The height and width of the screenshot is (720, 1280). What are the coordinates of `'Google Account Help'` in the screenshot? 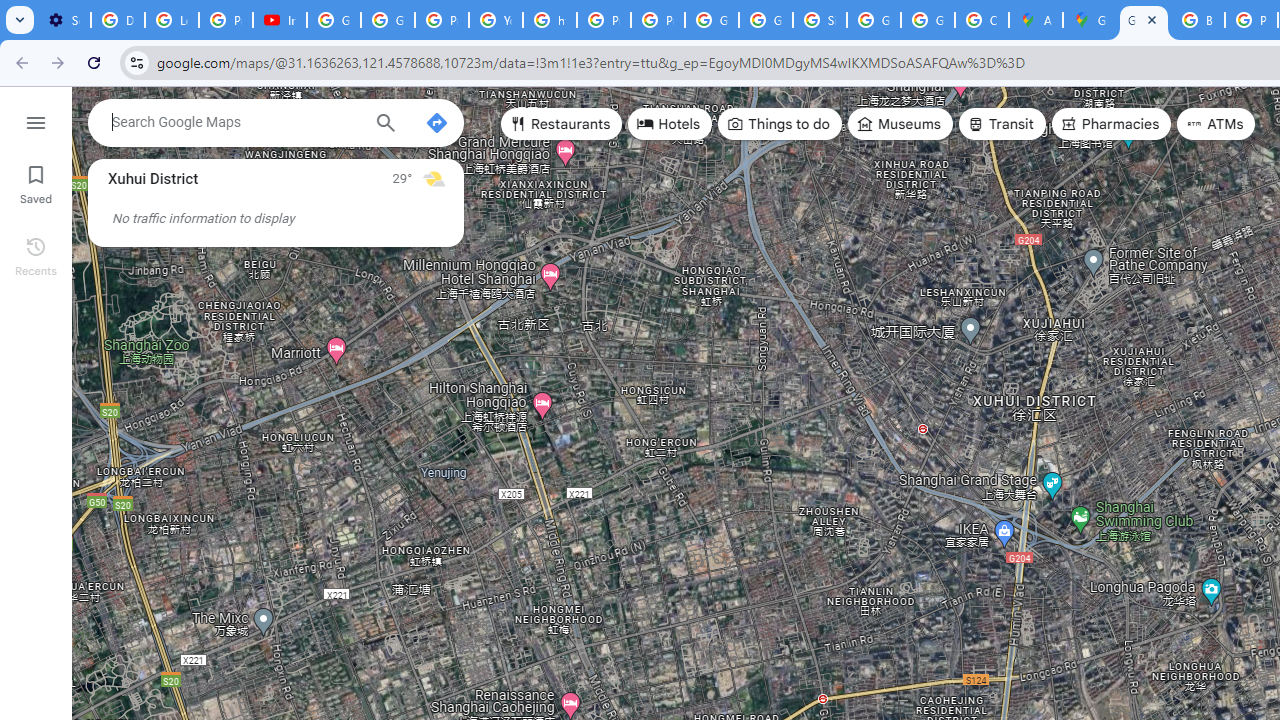 It's located at (334, 20).